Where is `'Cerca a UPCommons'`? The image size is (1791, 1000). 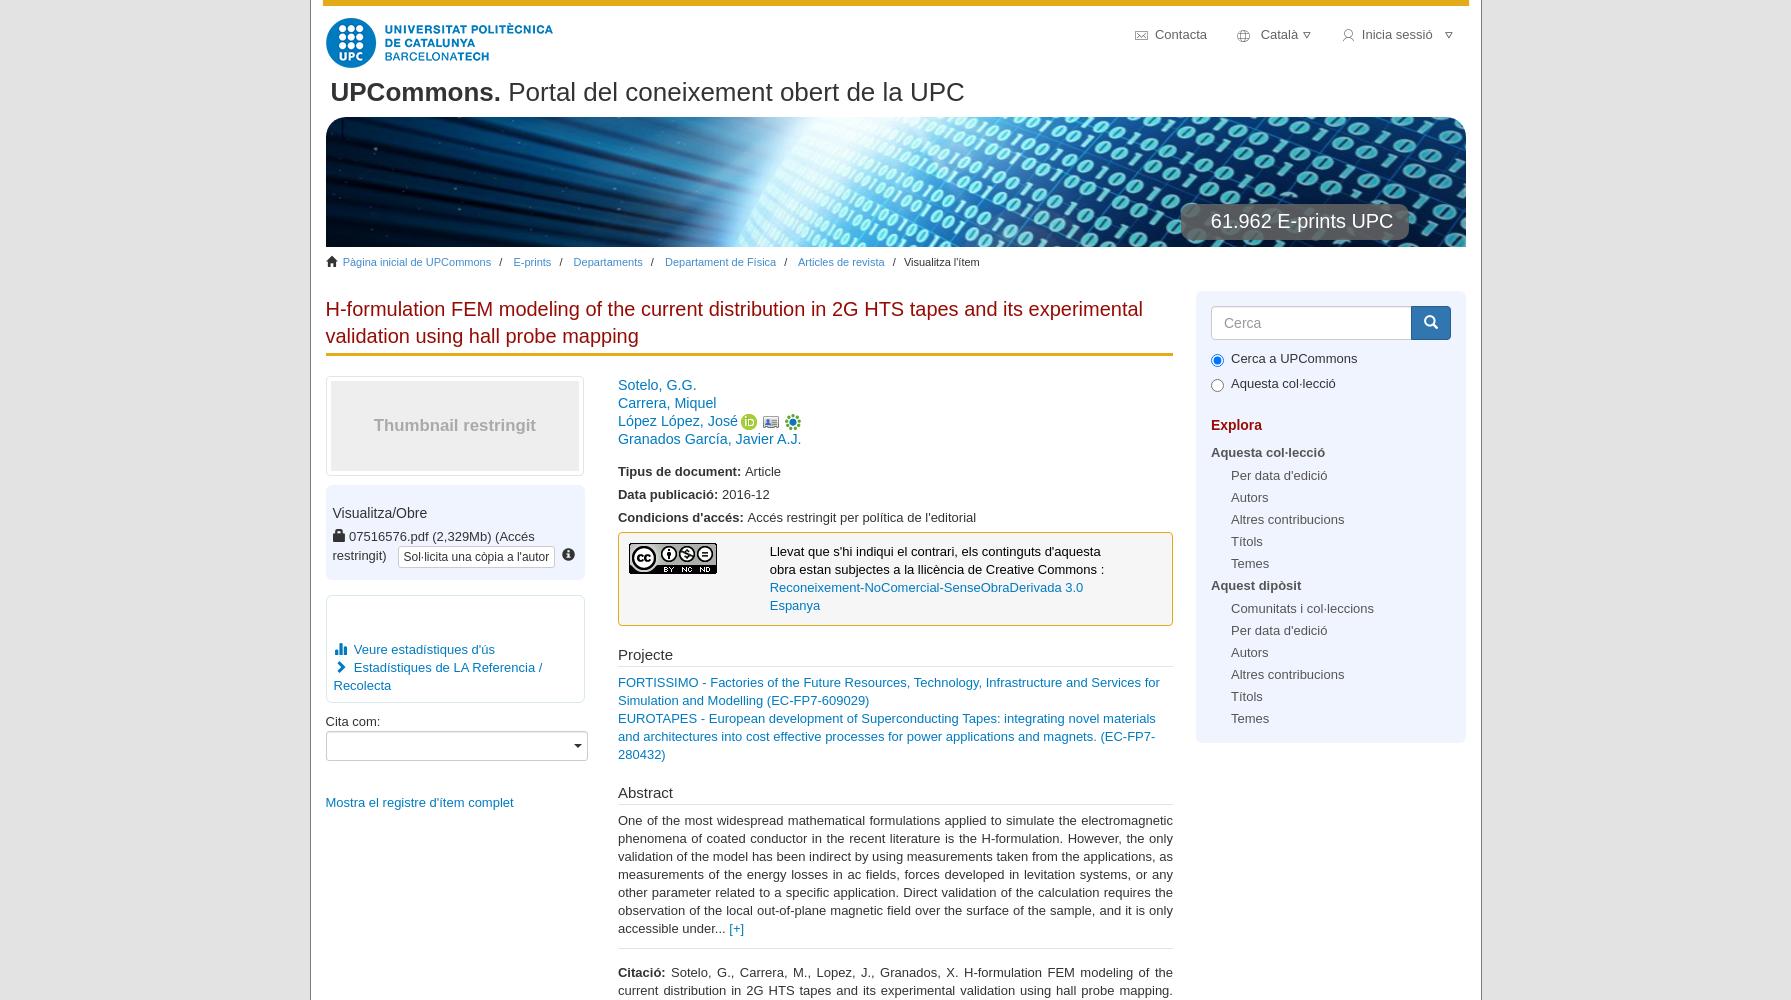
'Cerca a UPCommons' is located at coordinates (1292, 356).